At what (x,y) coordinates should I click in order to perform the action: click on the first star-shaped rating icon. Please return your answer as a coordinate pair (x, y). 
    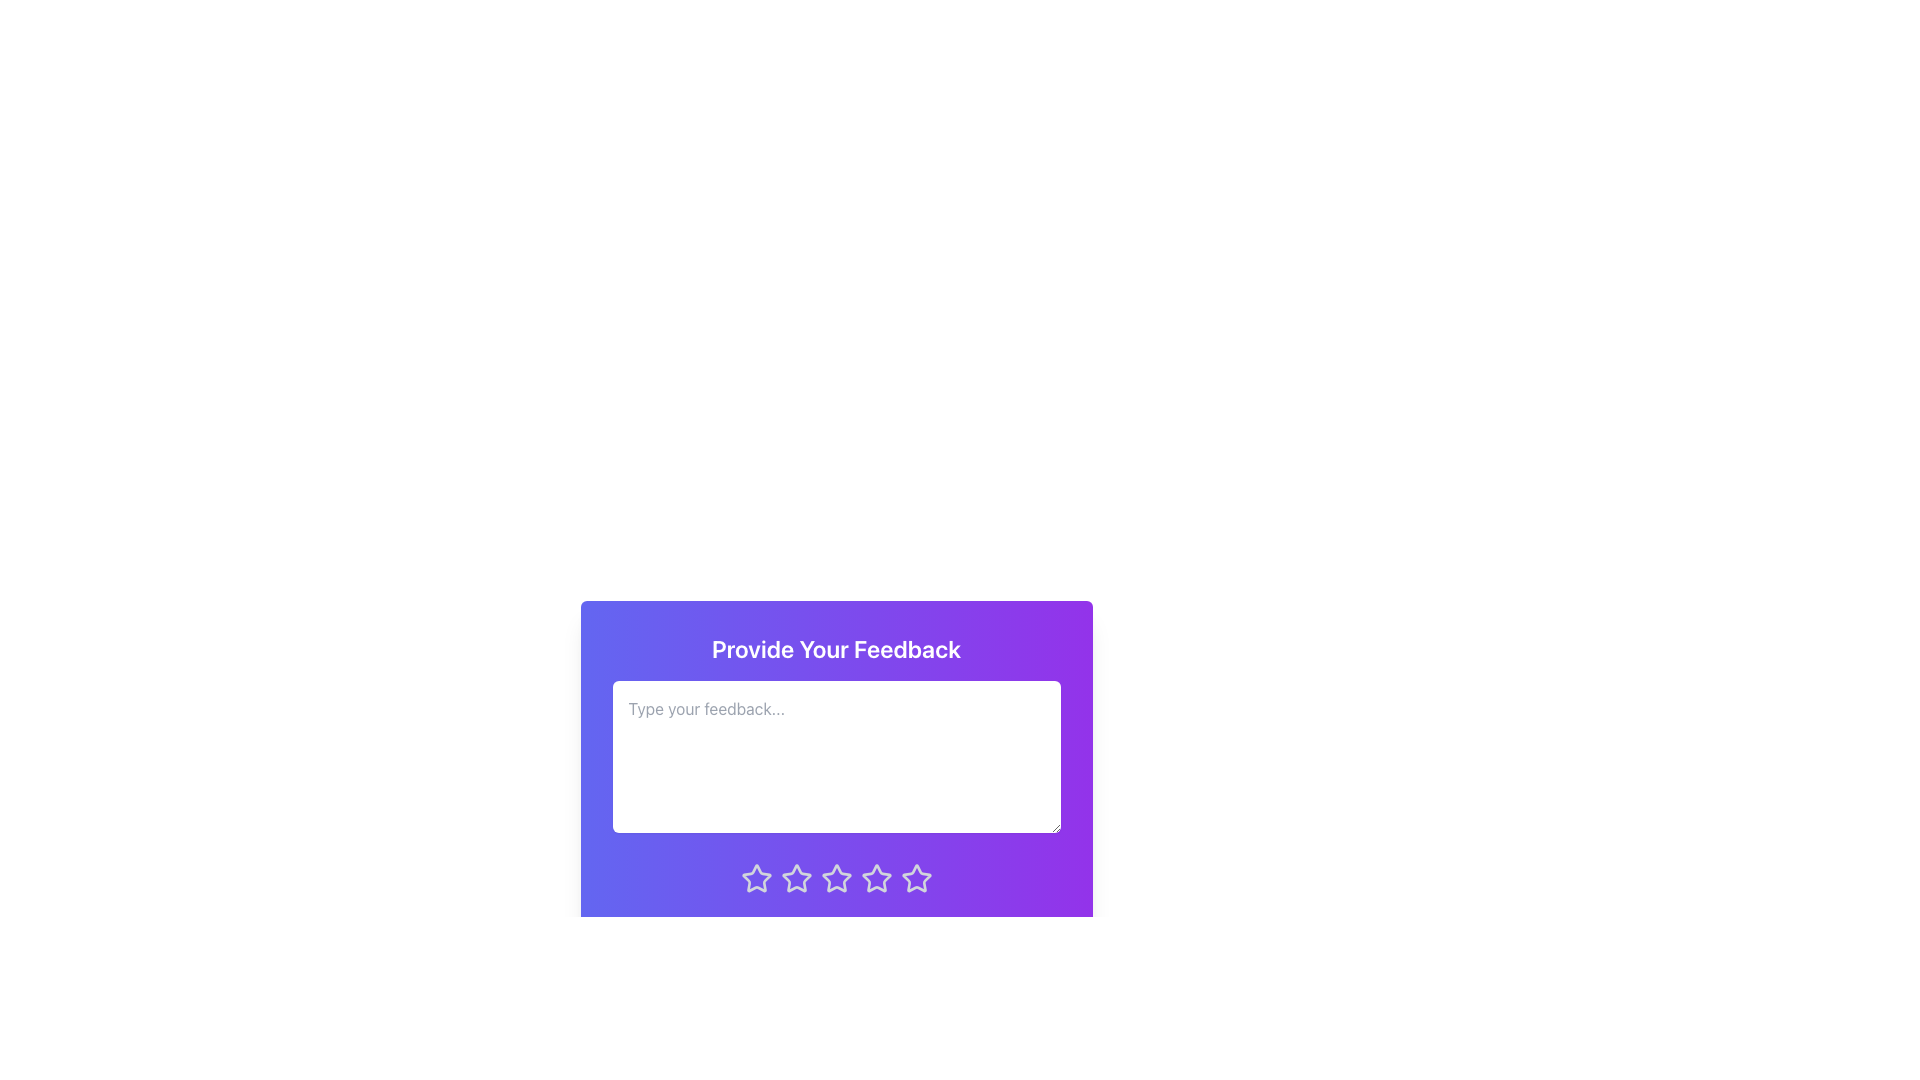
    Looking at the image, I should click on (755, 878).